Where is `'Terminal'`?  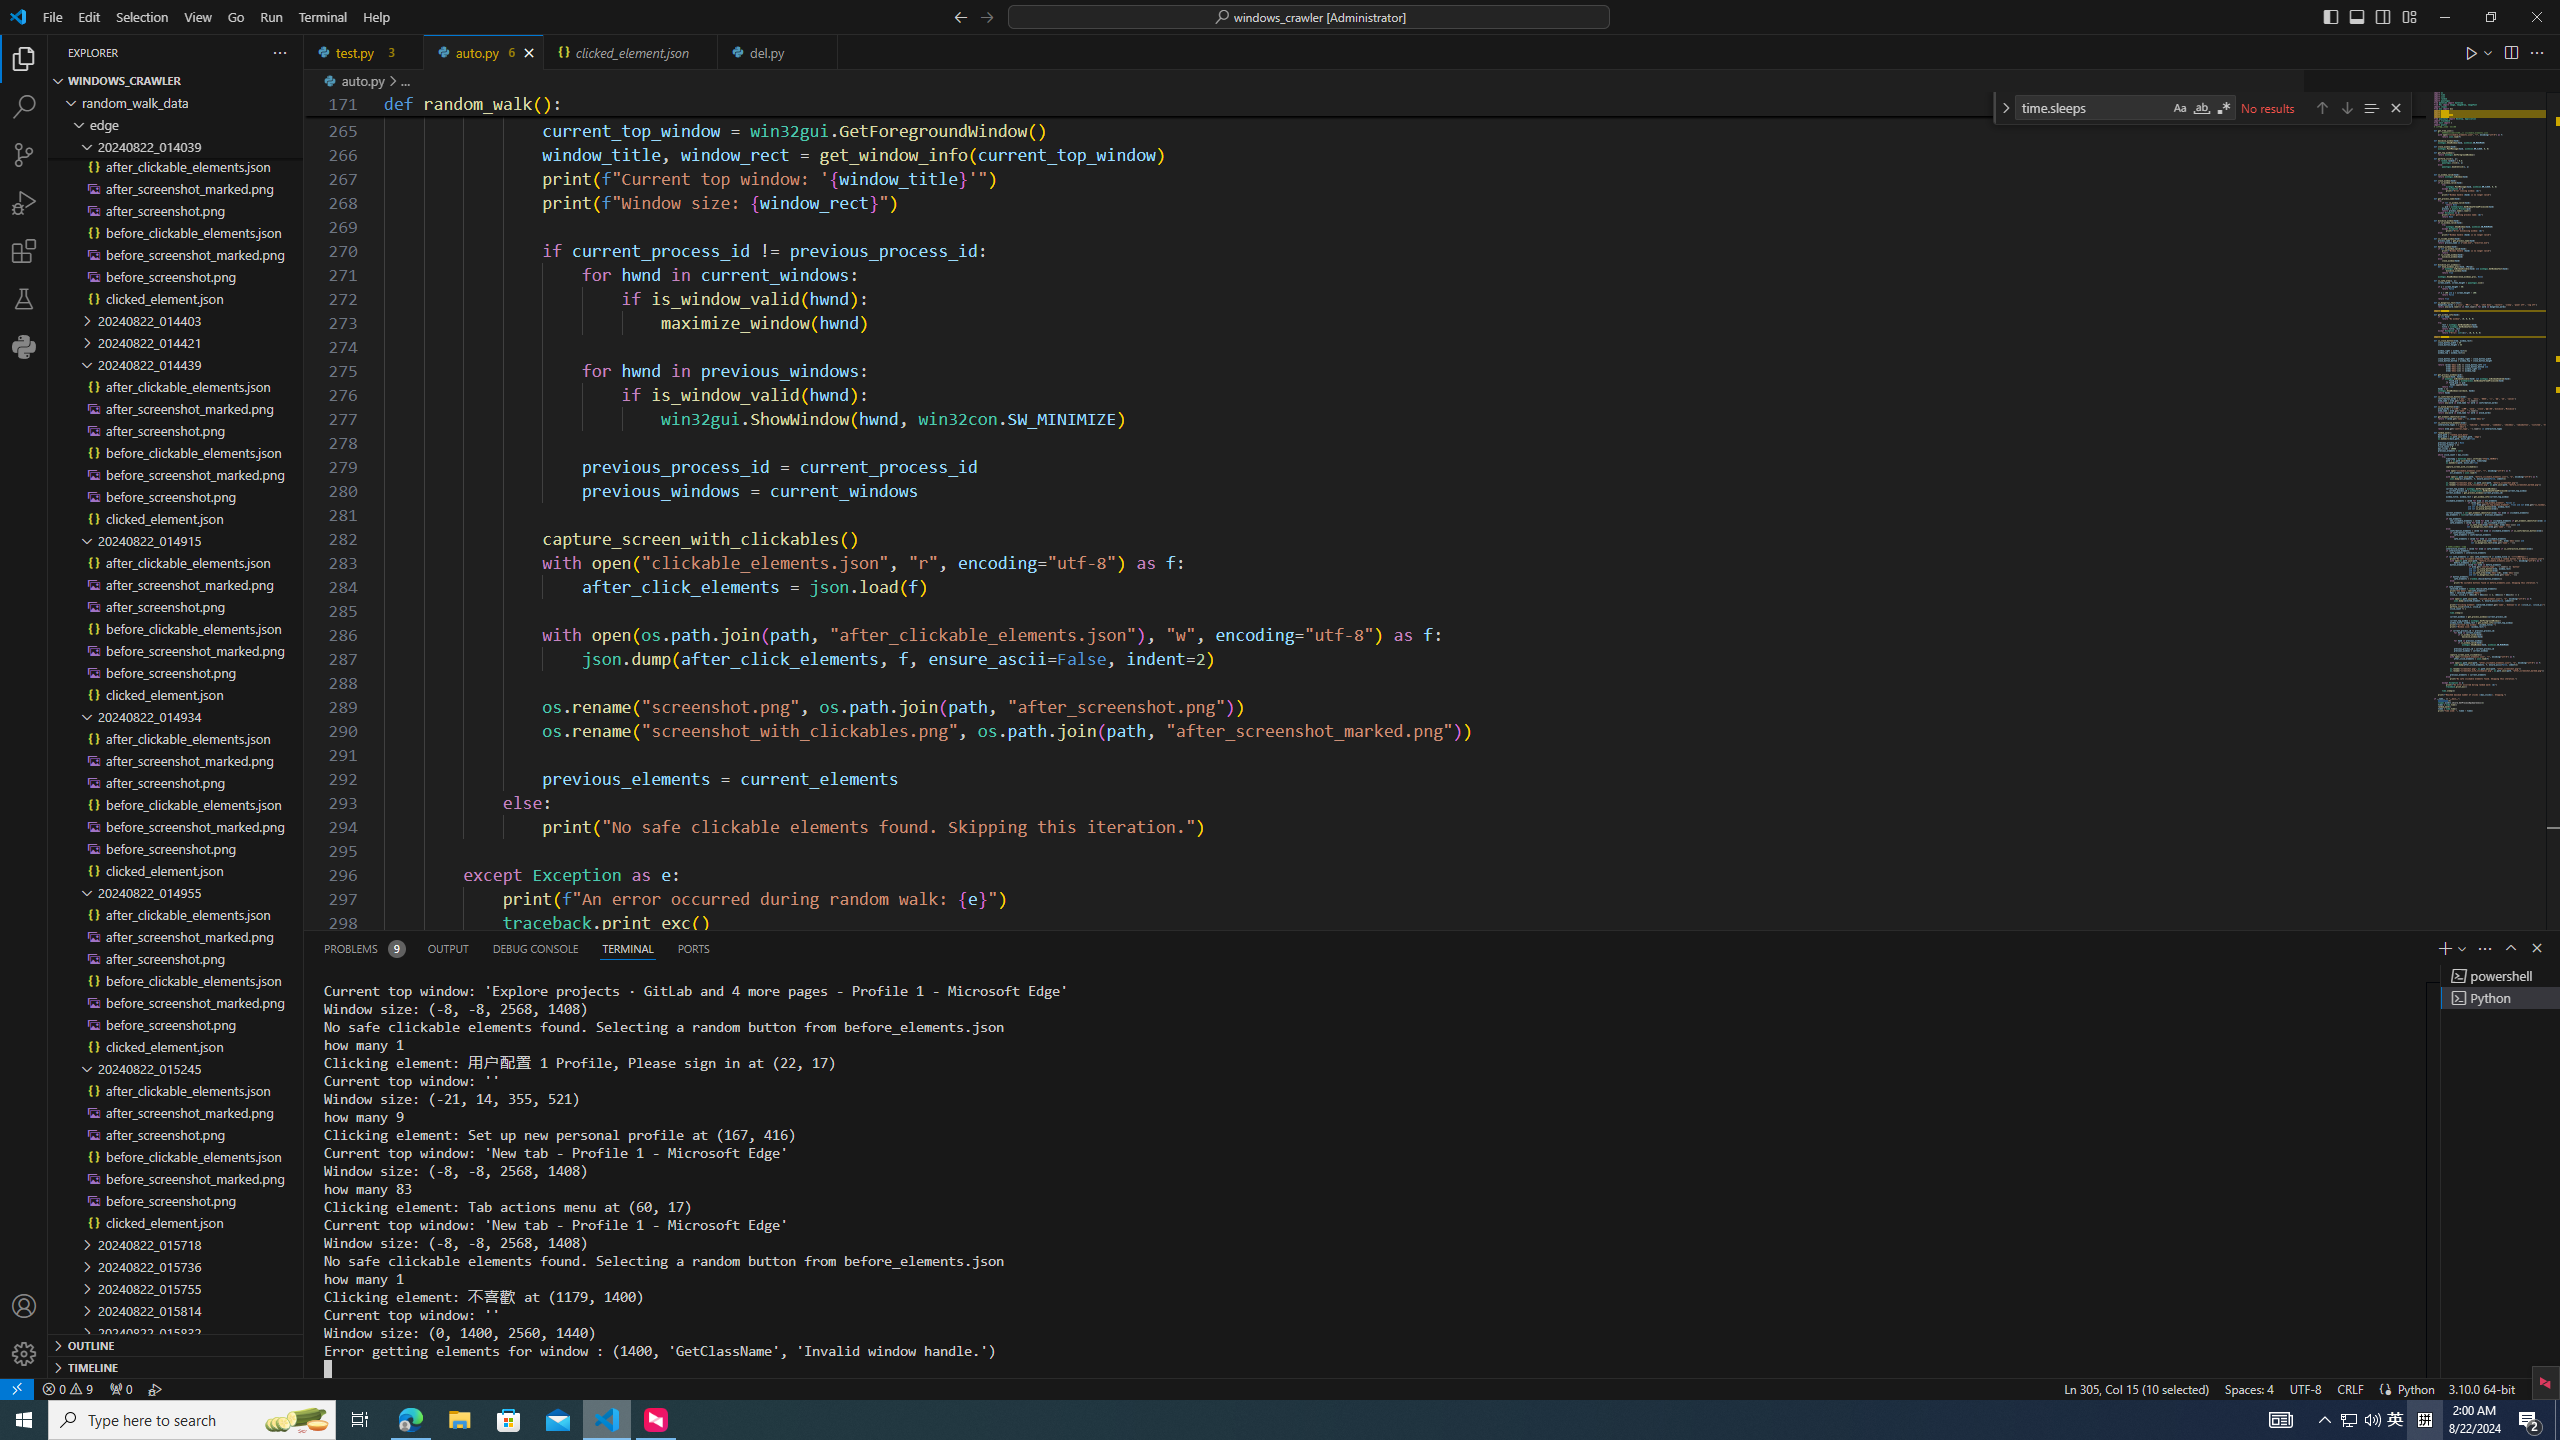
'Terminal' is located at coordinates (322, 16).